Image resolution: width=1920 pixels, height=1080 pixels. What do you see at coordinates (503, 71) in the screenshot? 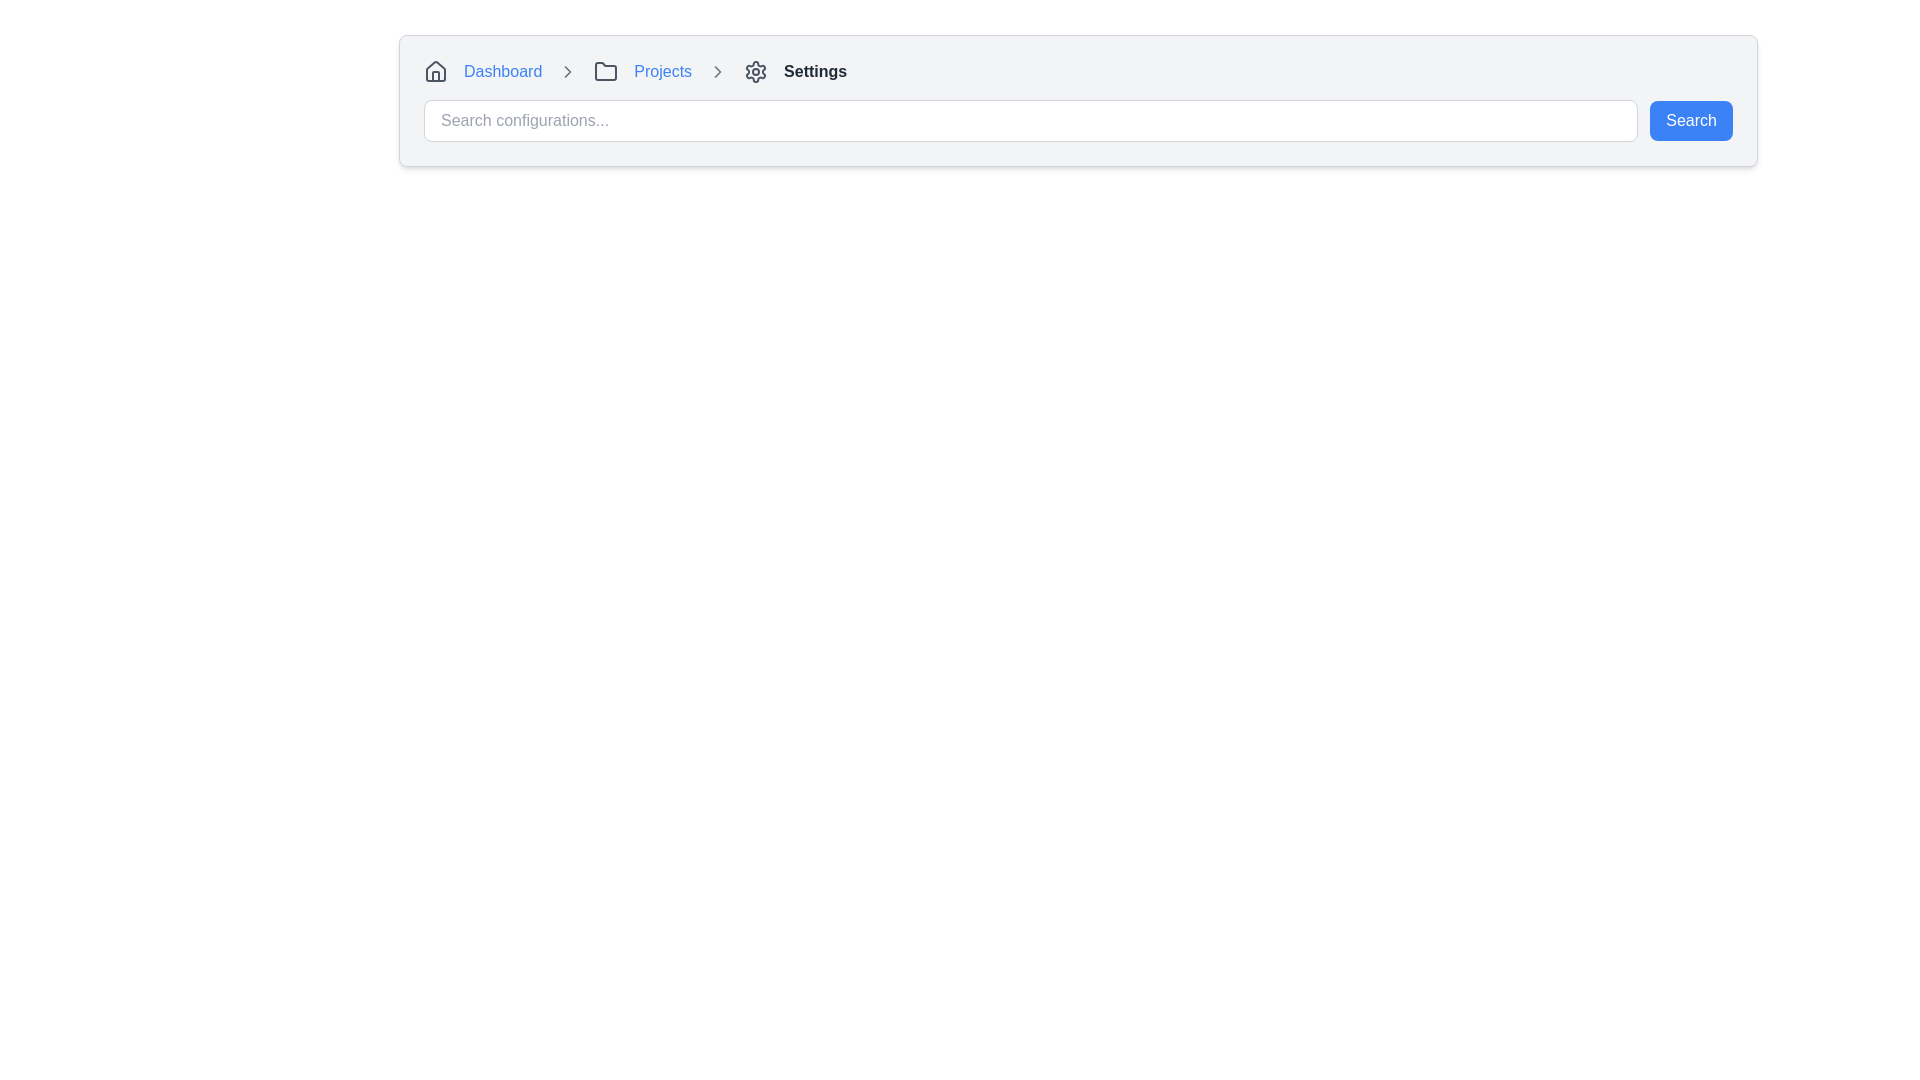
I see `the 'Dashboard' hyperlink in the breadcrumb trail navigation bar` at bounding box center [503, 71].